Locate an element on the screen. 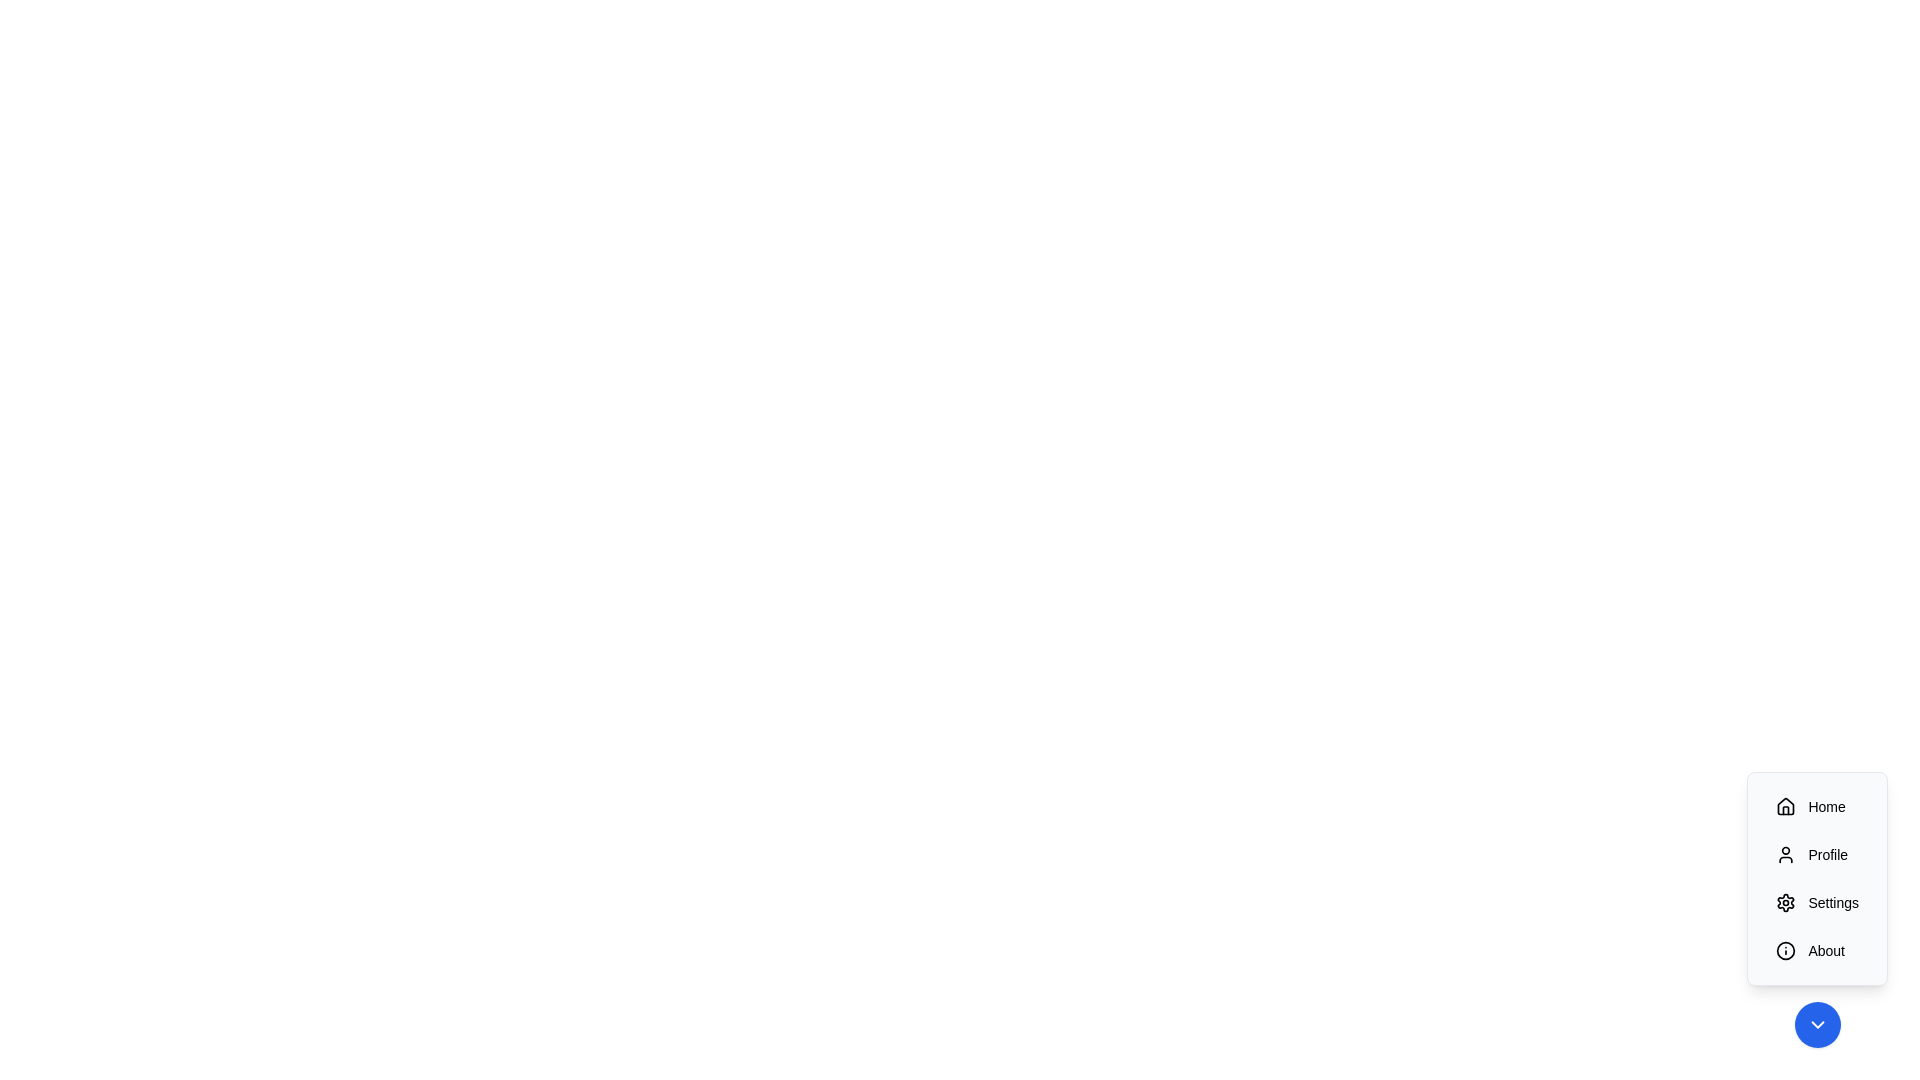  the 'Settings' button to trigger its action is located at coordinates (1817, 902).